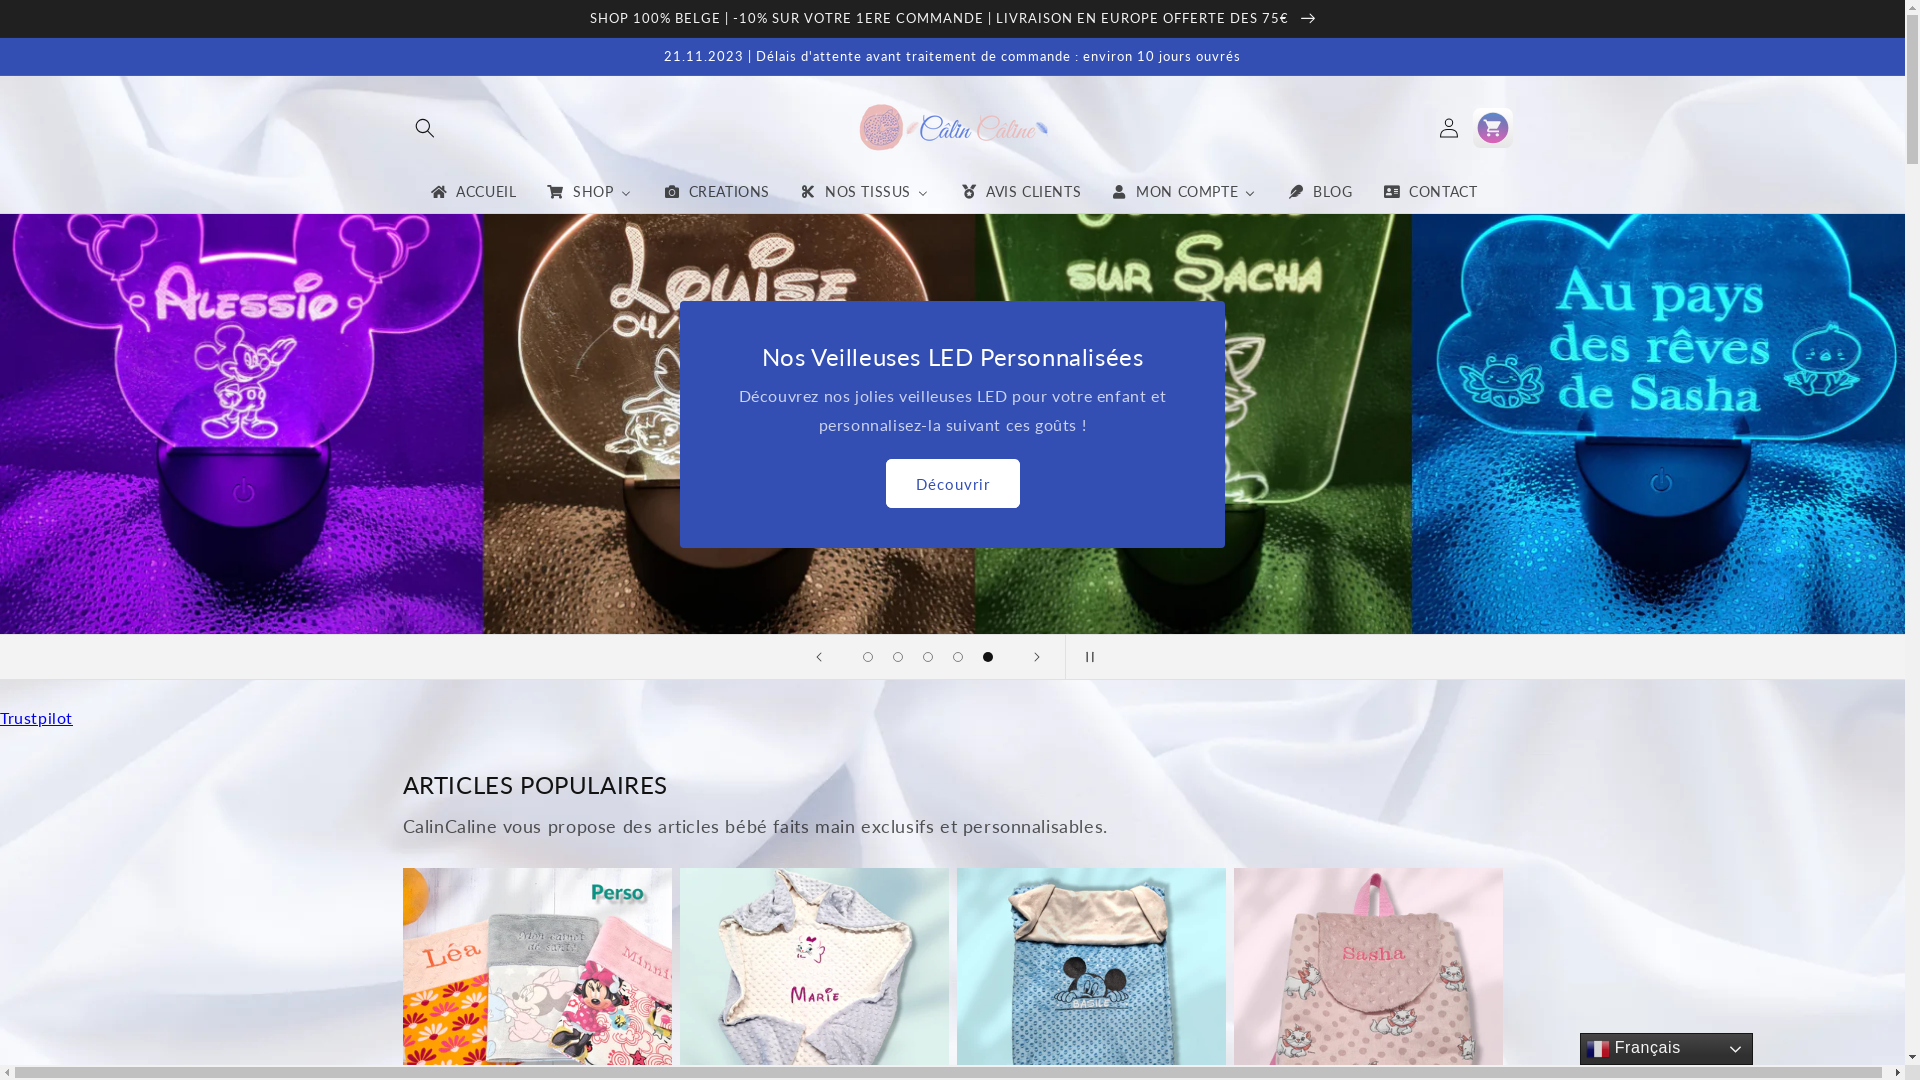 The image size is (1920, 1080). I want to click on 'ACCUEIL', so click(471, 192).